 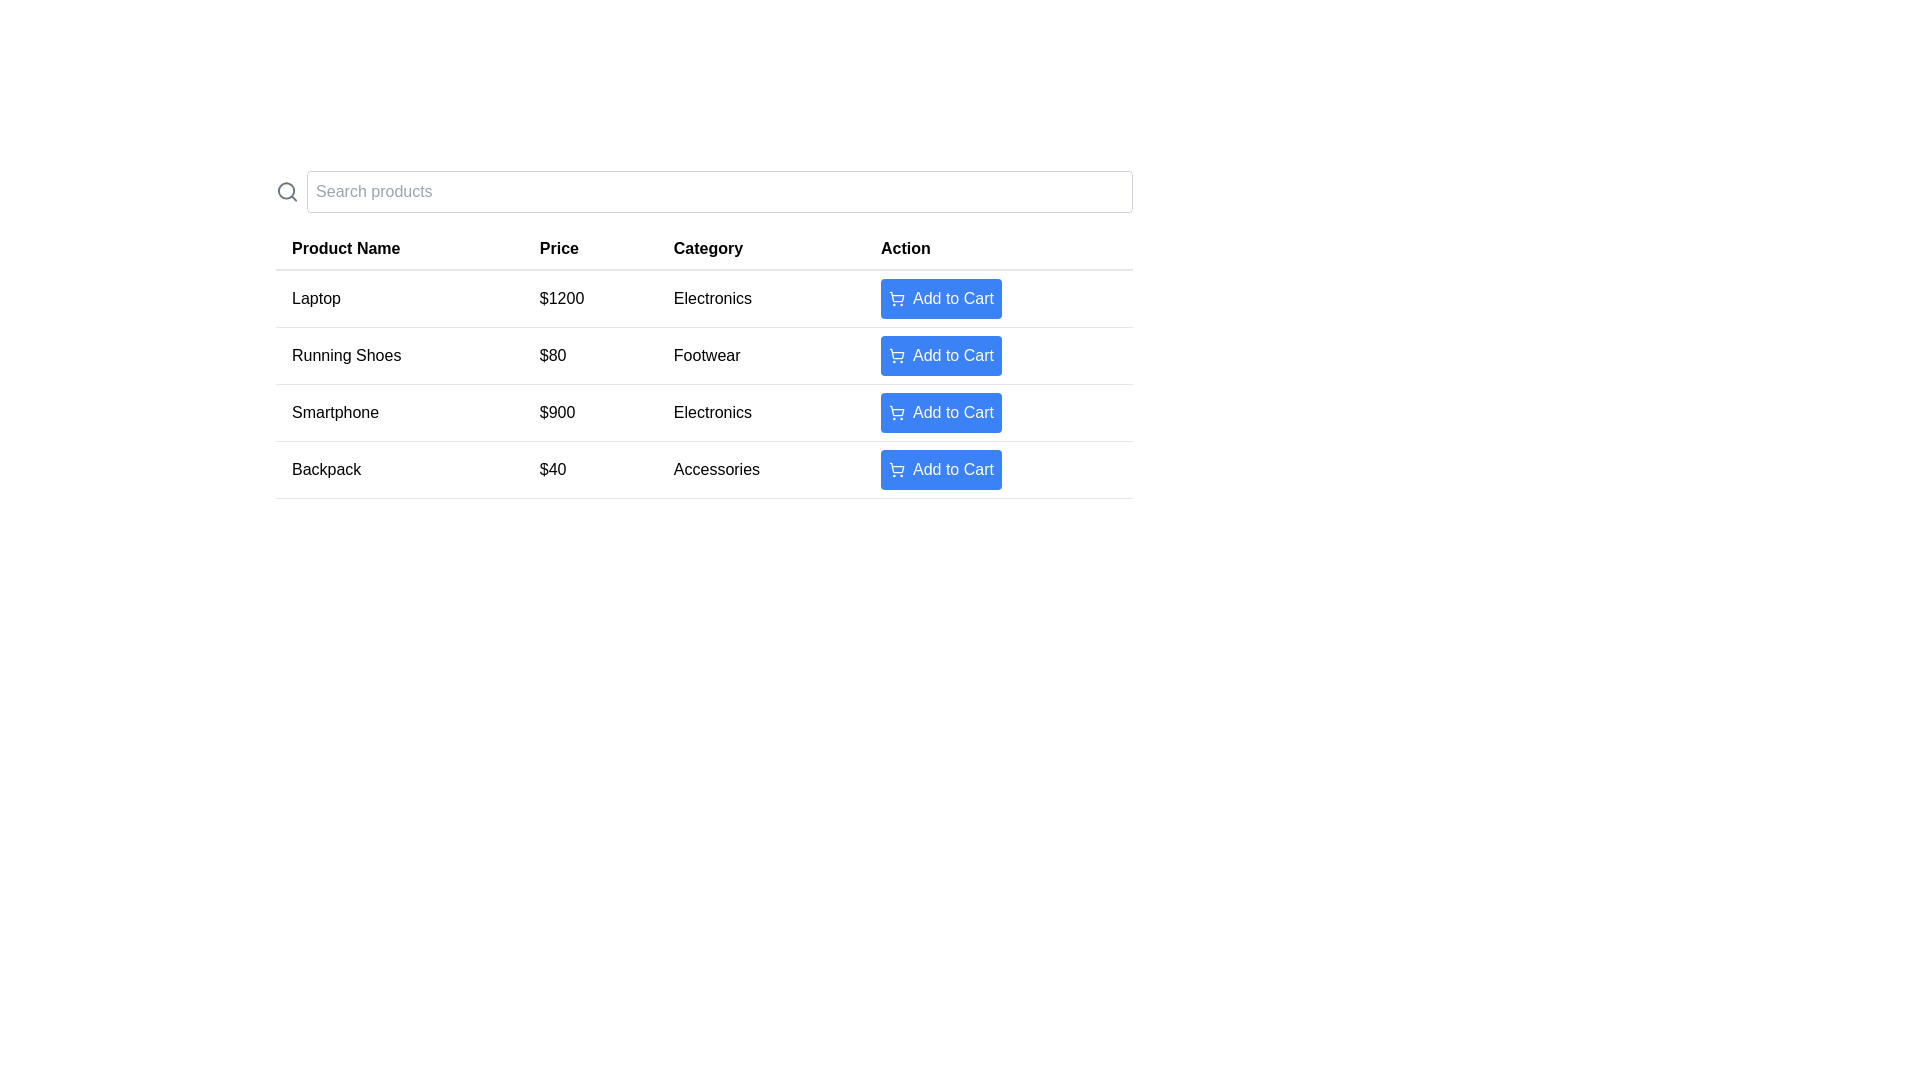 I want to click on the 'Add to Cart' icon located in the fourth row of the table under the 'Action' column for the 'Backpack' product, so click(x=896, y=470).